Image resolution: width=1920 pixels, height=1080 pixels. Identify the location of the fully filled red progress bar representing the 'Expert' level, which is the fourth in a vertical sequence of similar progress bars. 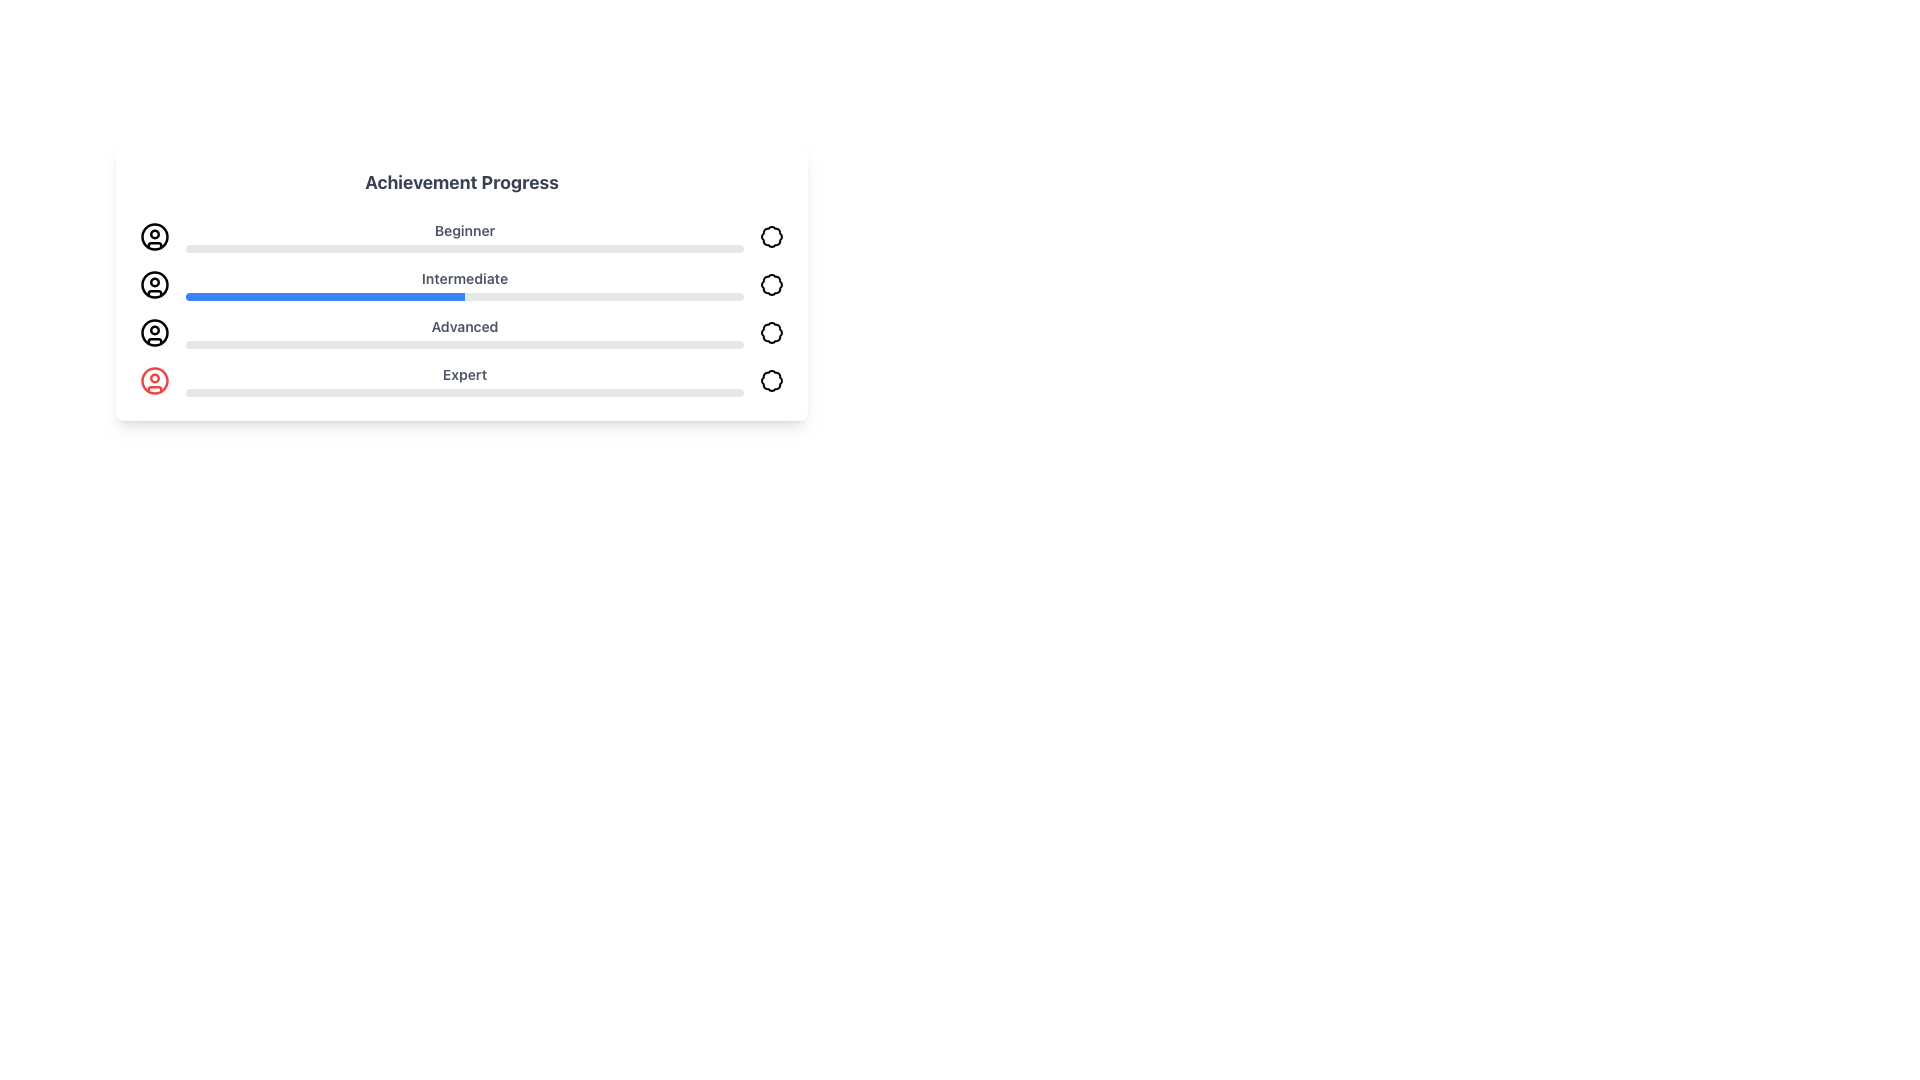
(436, 393).